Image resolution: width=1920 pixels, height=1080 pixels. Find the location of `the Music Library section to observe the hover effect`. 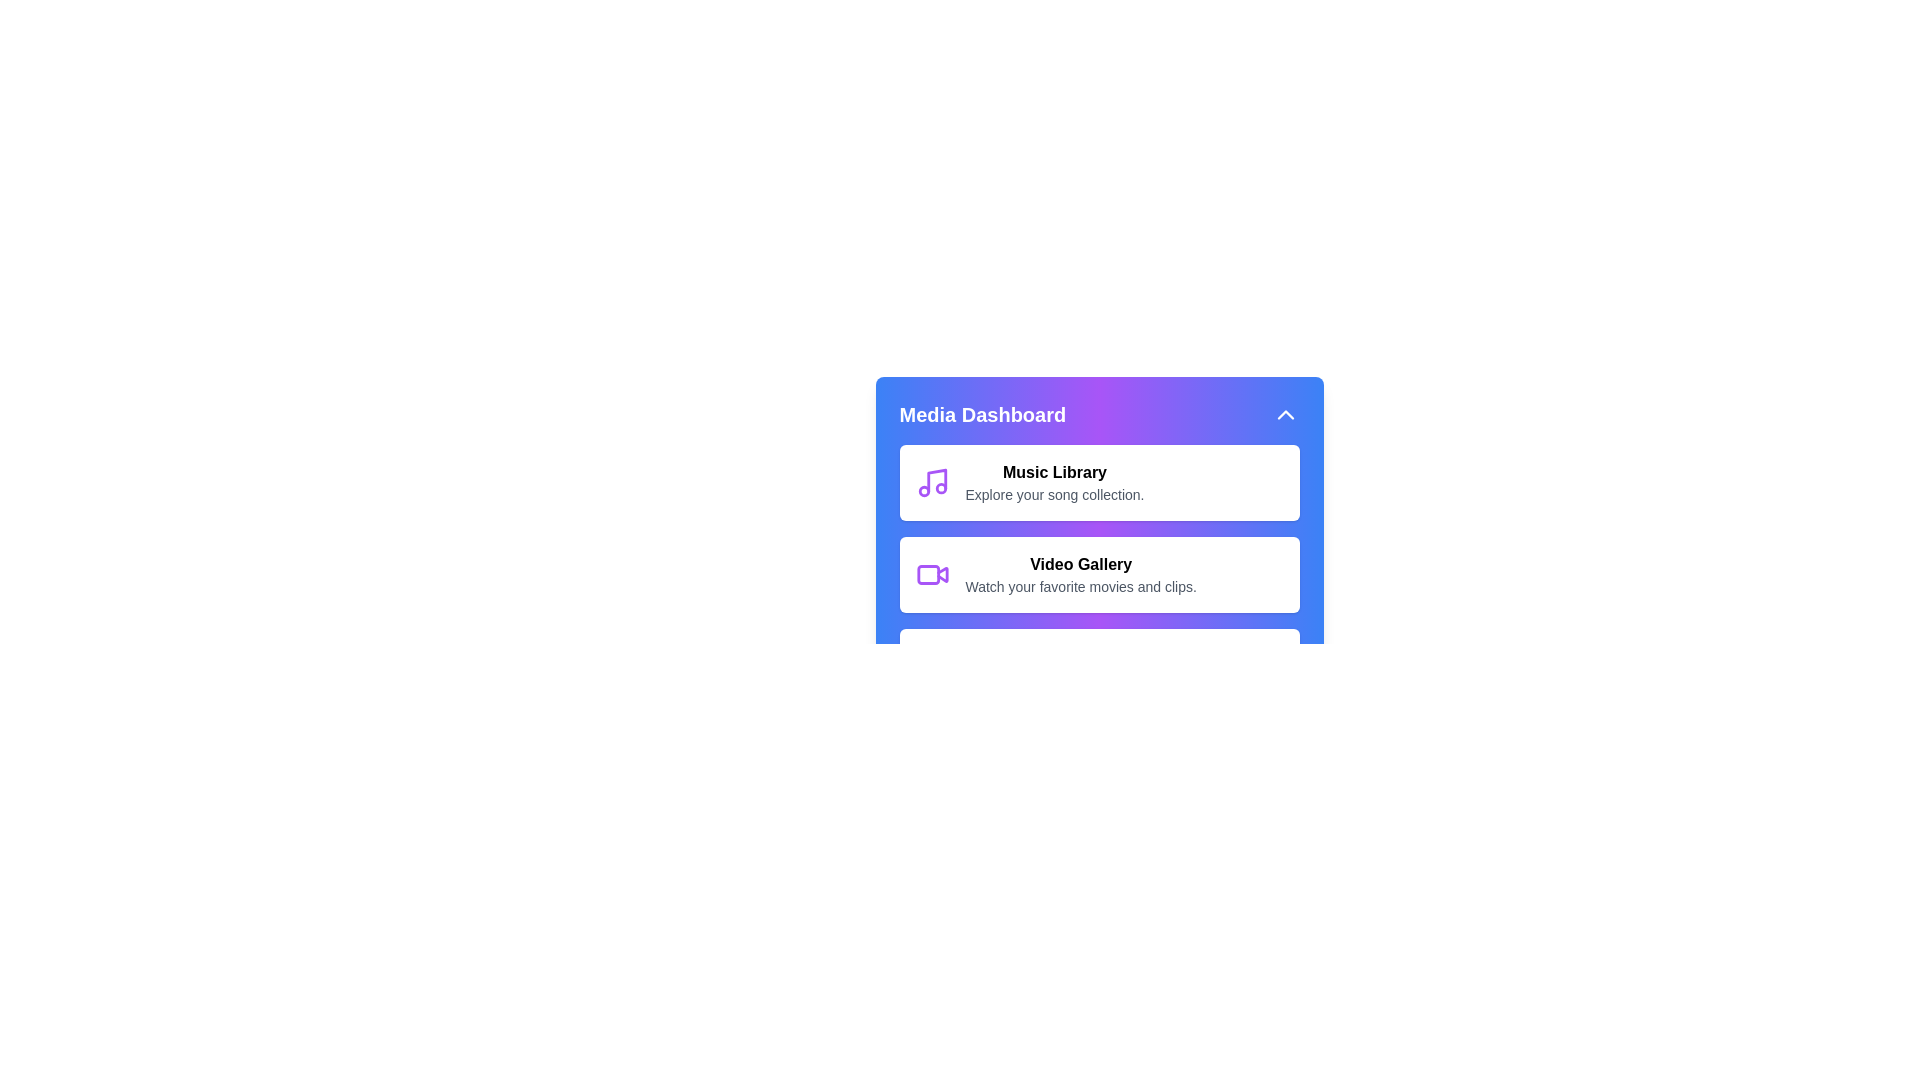

the Music Library section to observe the hover effect is located at coordinates (1098, 482).